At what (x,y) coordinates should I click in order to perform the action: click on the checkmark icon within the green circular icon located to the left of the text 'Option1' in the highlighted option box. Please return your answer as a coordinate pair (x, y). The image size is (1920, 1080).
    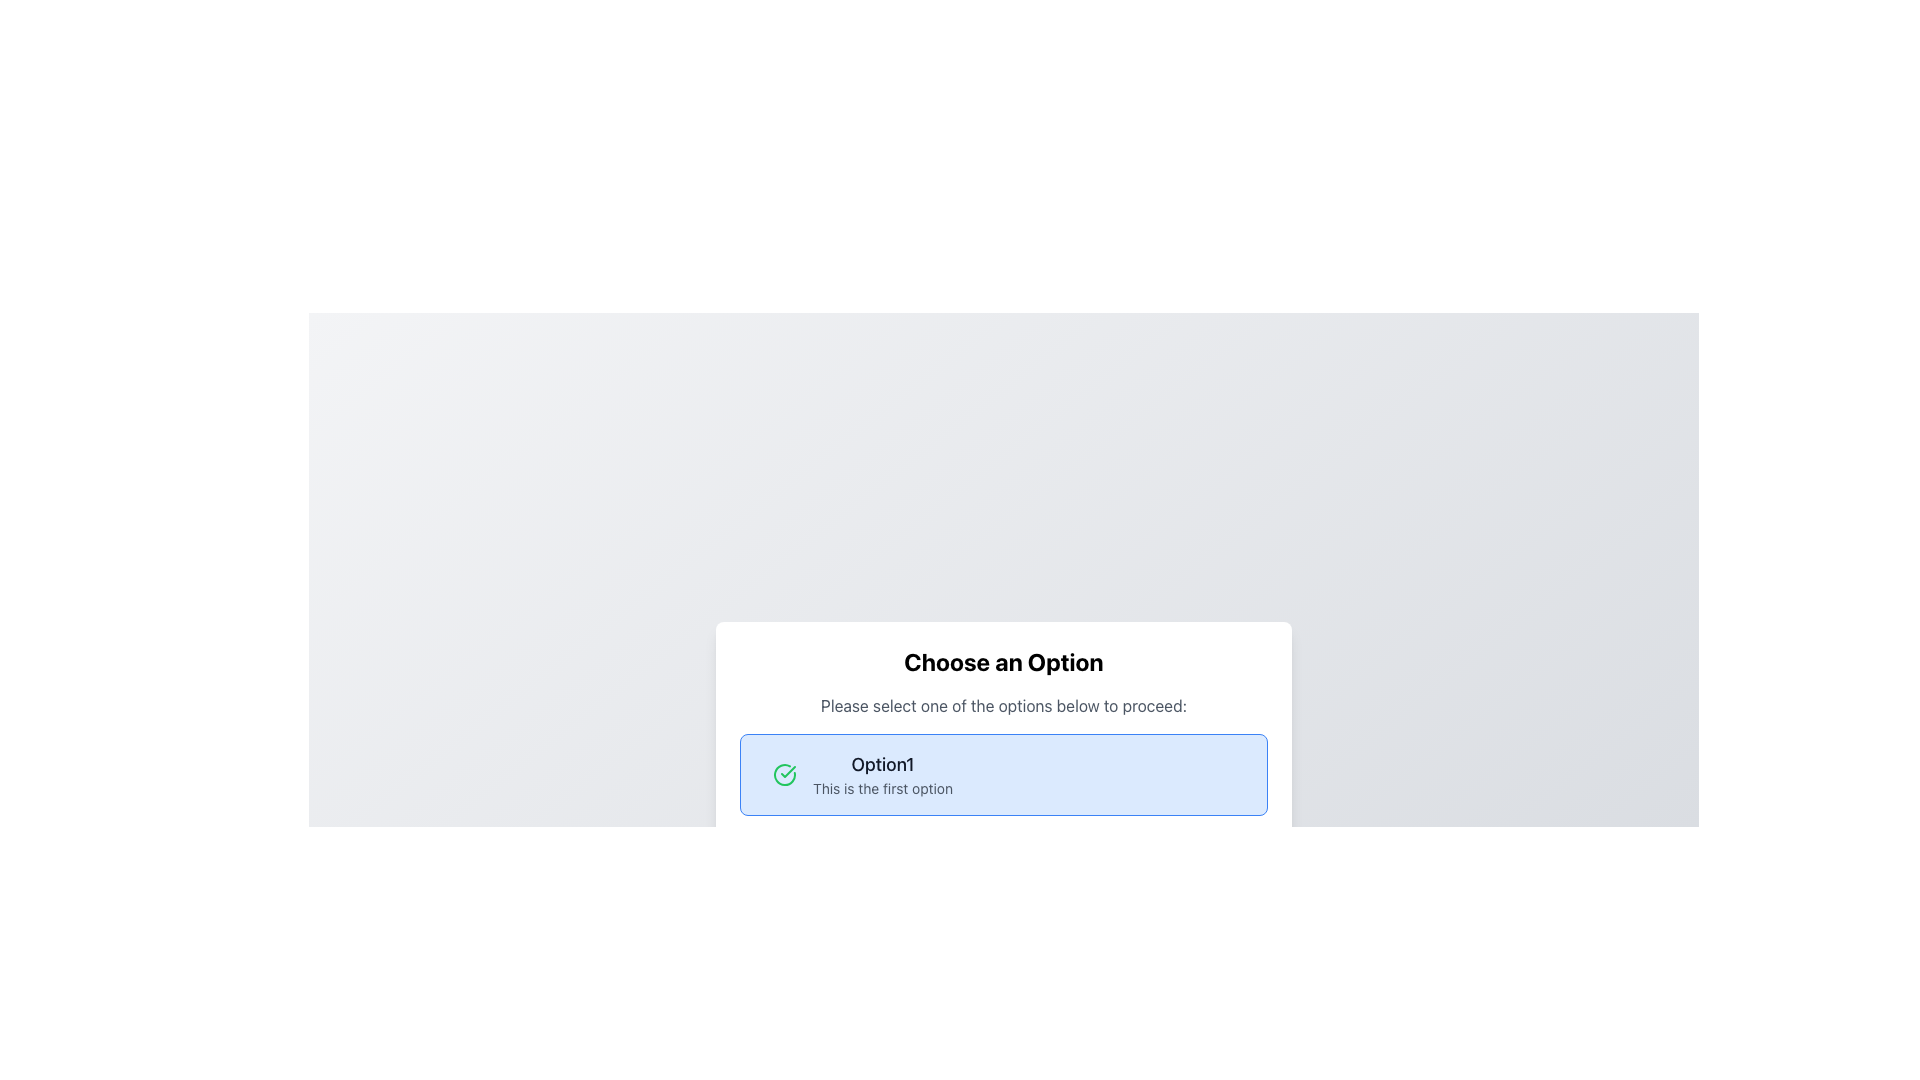
    Looking at the image, I should click on (787, 770).